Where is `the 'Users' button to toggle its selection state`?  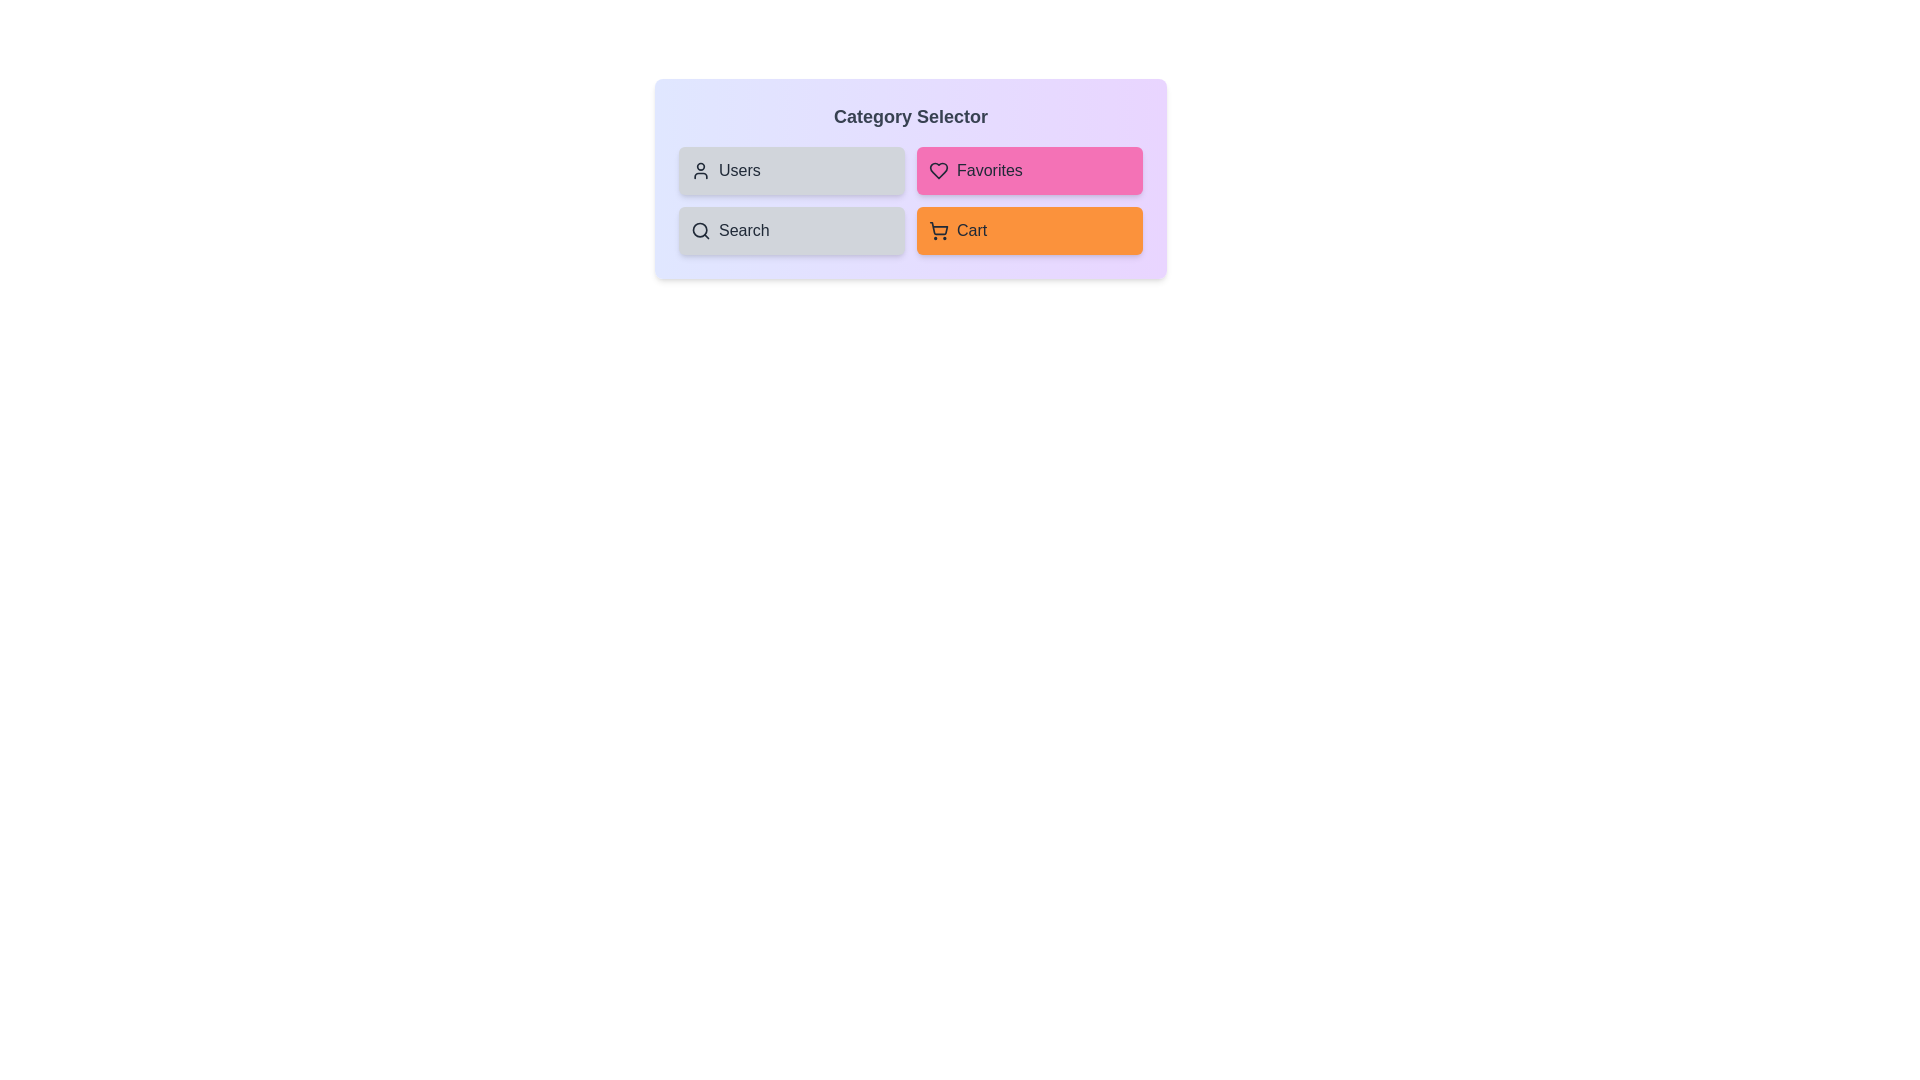 the 'Users' button to toggle its selection state is located at coordinates (791, 169).